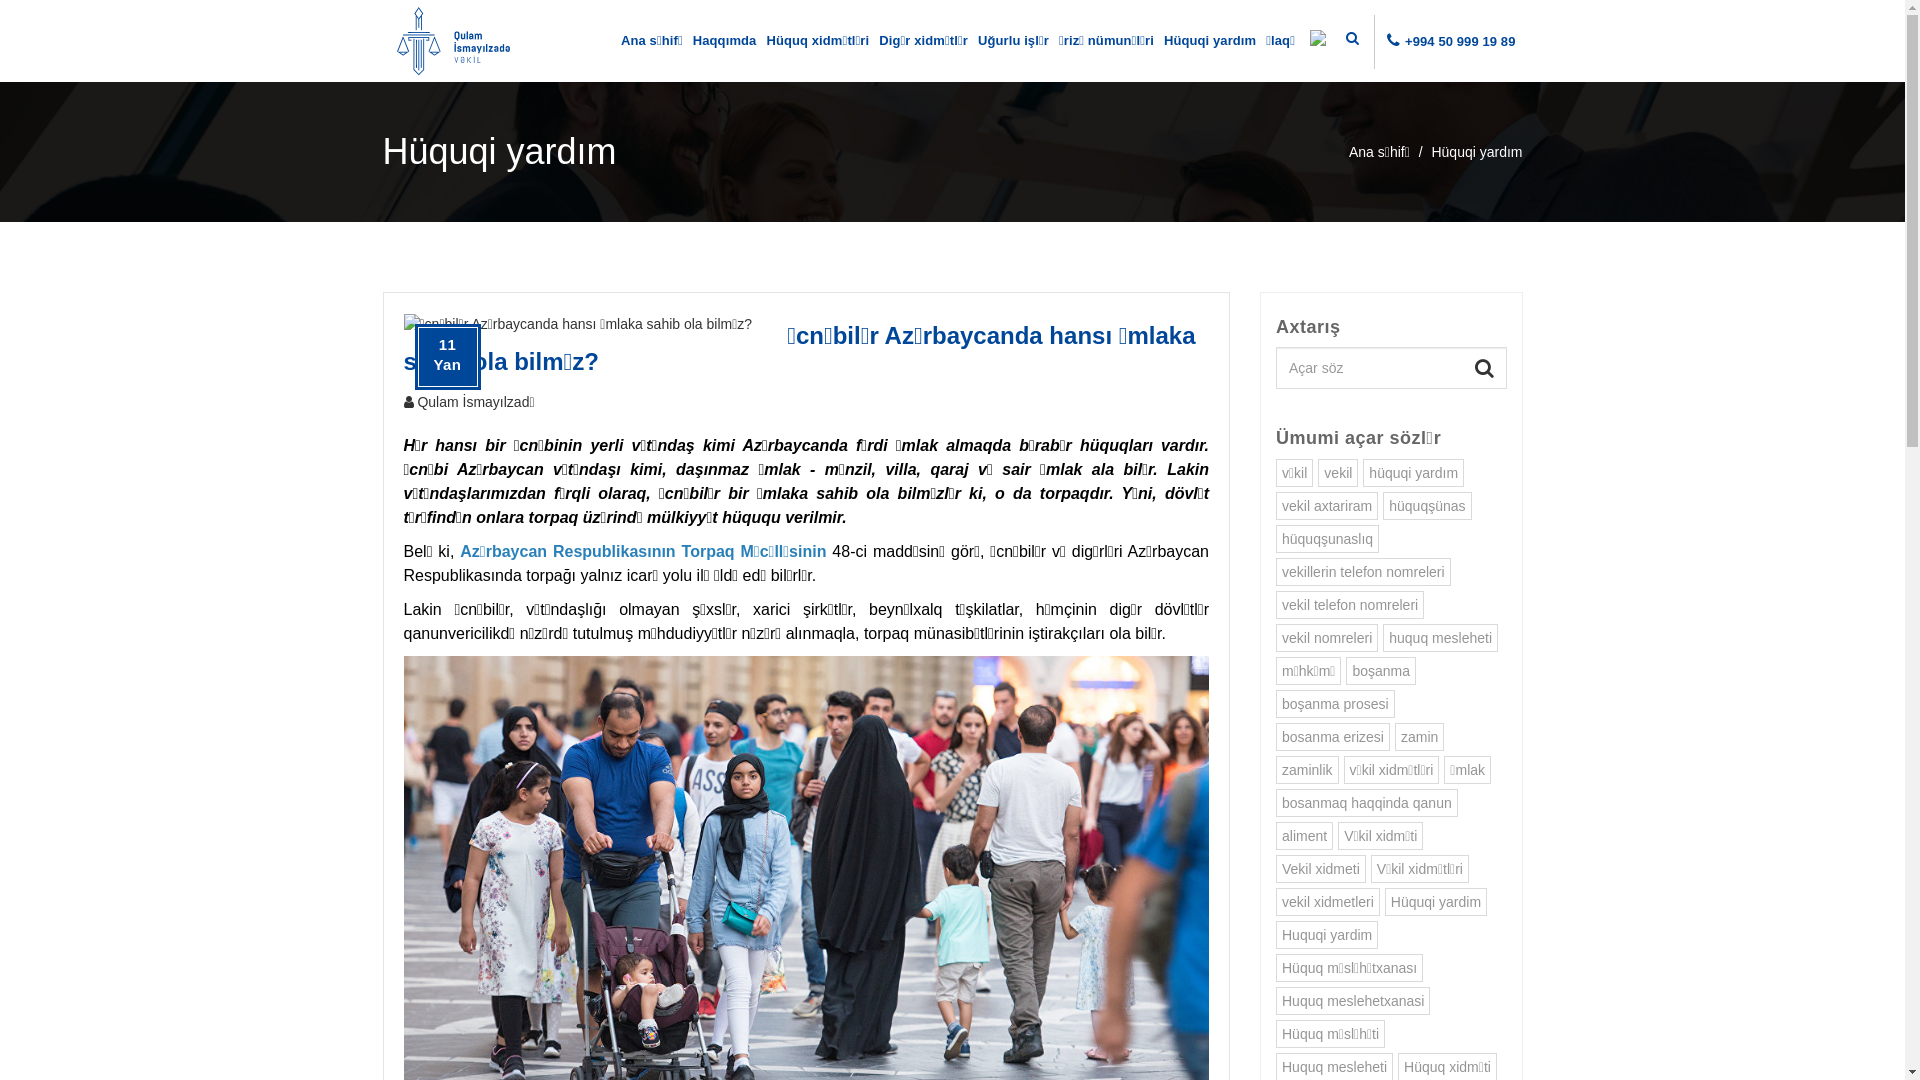 The width and height of the screenshot is (1920, 1080). What do you see at coordinates (1320, 867) in the screenshot?
I see `'Vekil xidmeti'` at bounding box center [1320, 867].